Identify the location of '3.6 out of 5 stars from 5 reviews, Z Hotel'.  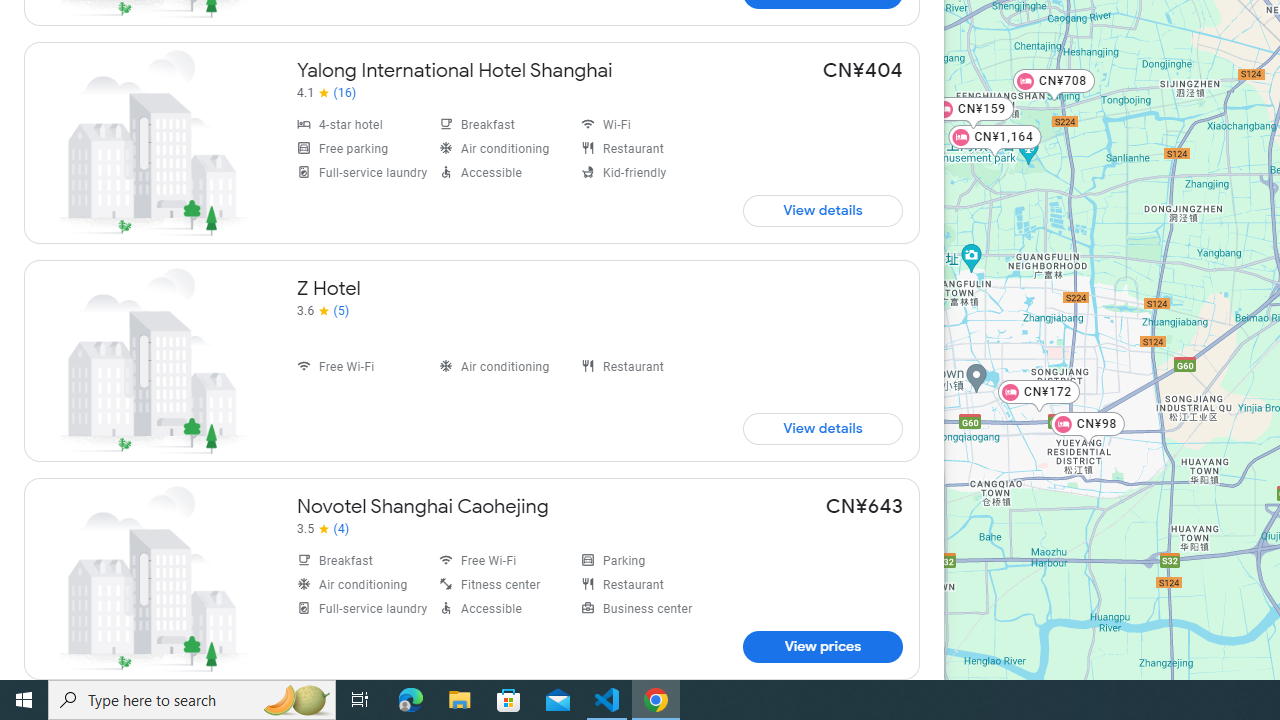
(323, 311).